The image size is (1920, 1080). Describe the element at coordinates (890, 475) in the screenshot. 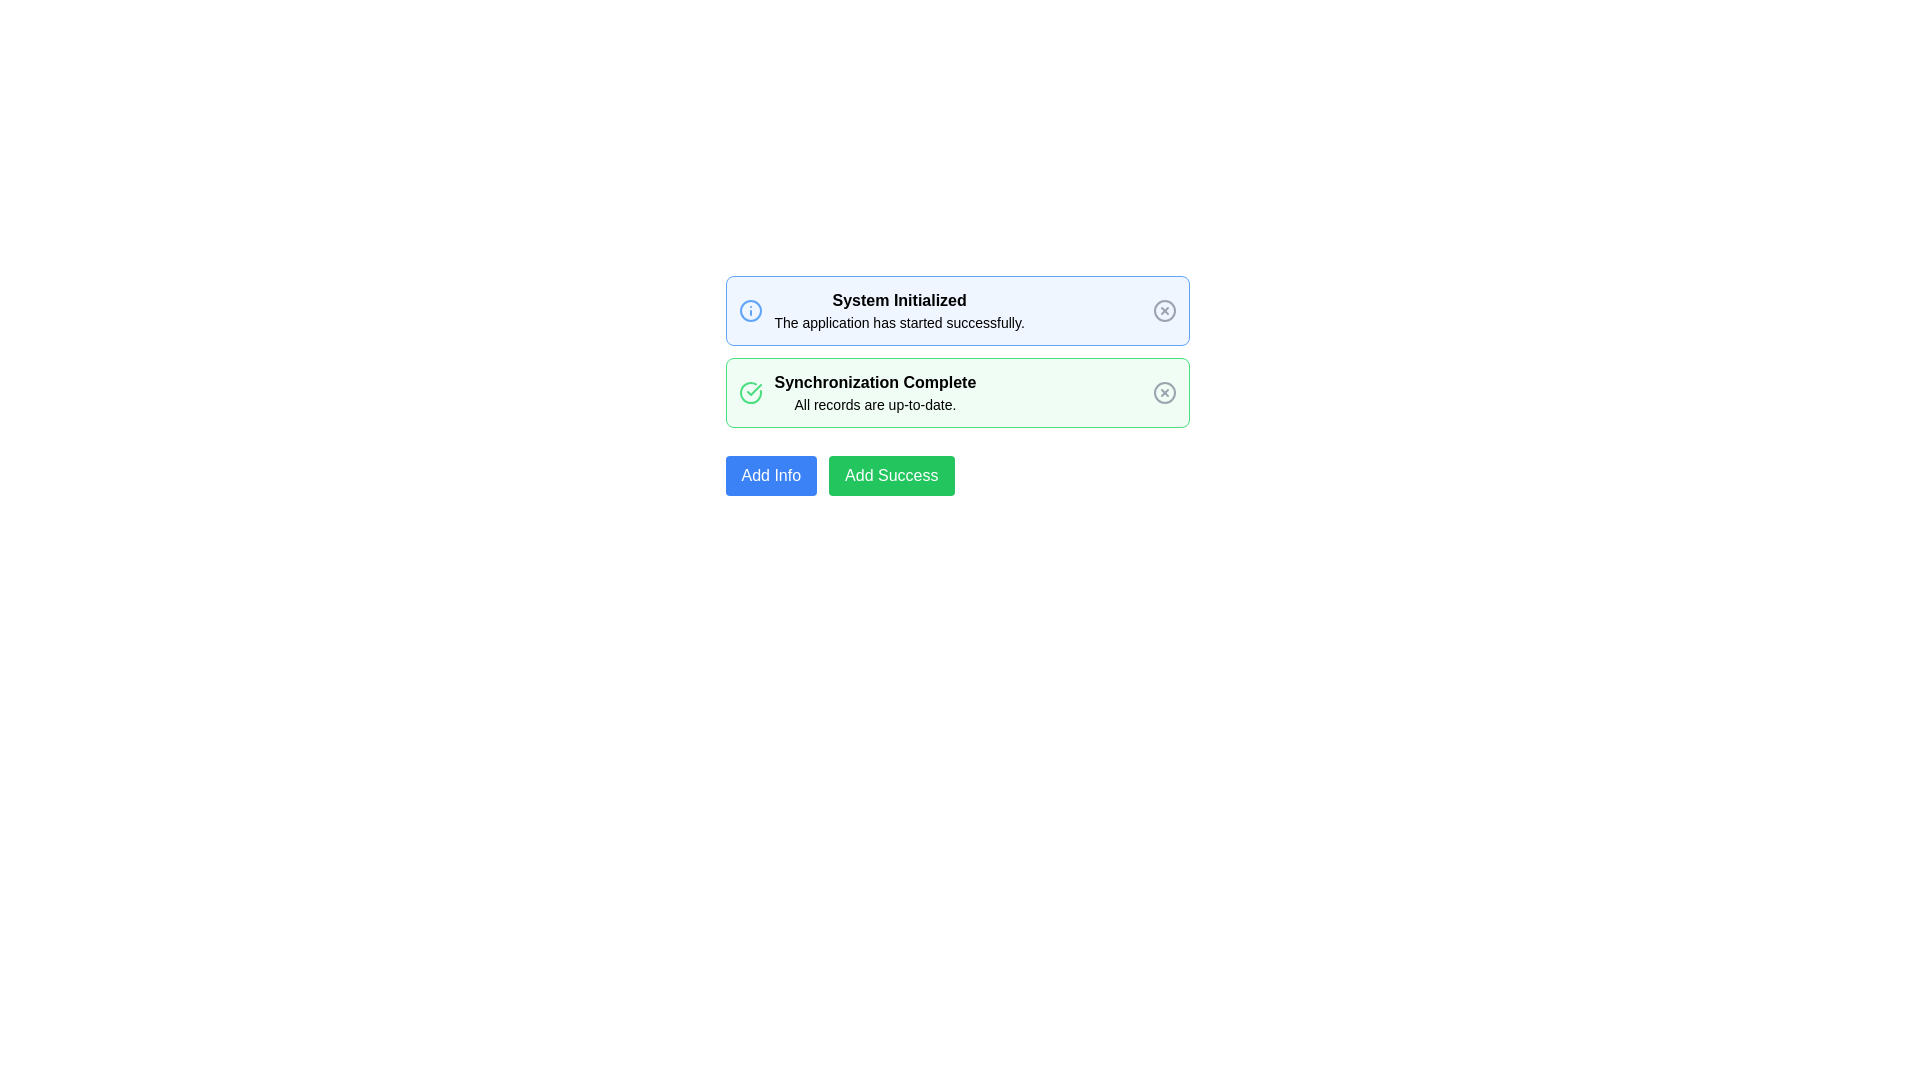

I see `the green 'Add Success' button, which is the second button in a horizontal layout, located below two notification panels` at that location.